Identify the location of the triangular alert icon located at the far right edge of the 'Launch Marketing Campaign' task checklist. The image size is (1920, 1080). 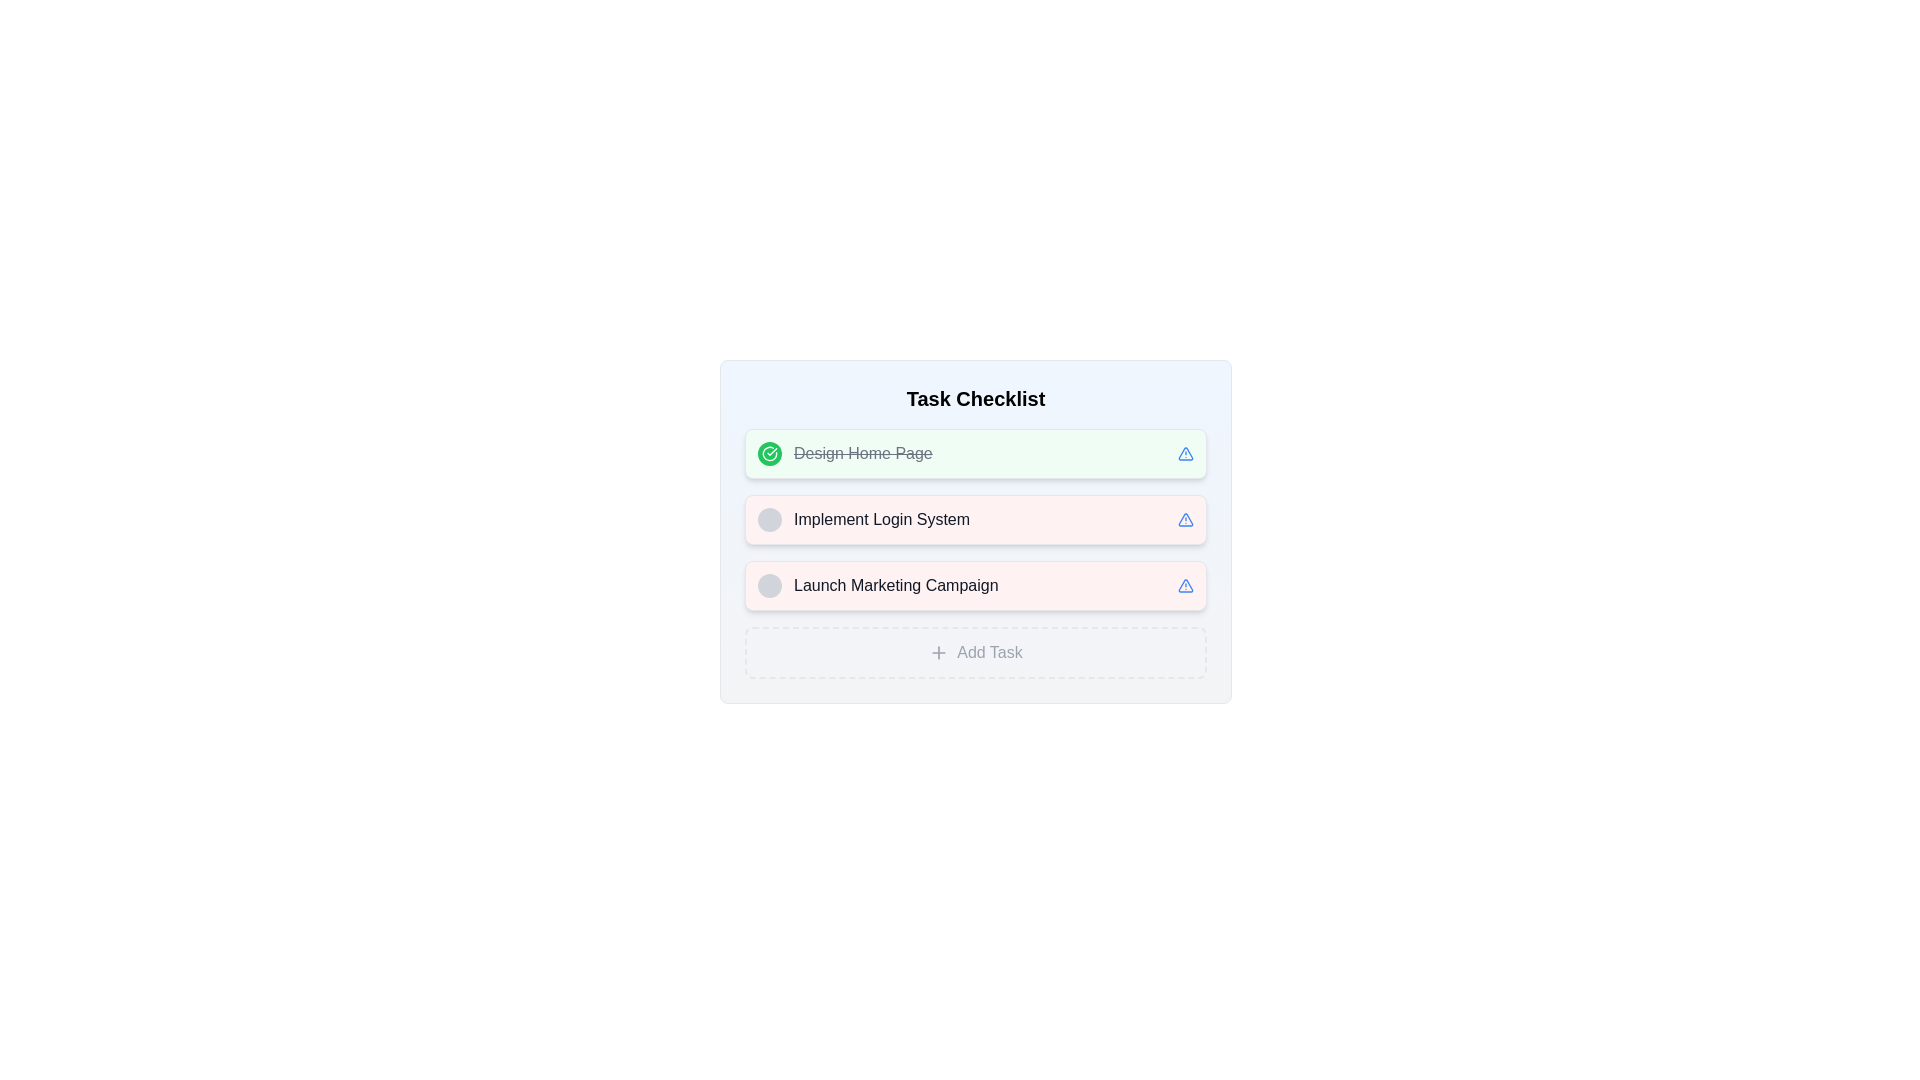
(1185, 585).